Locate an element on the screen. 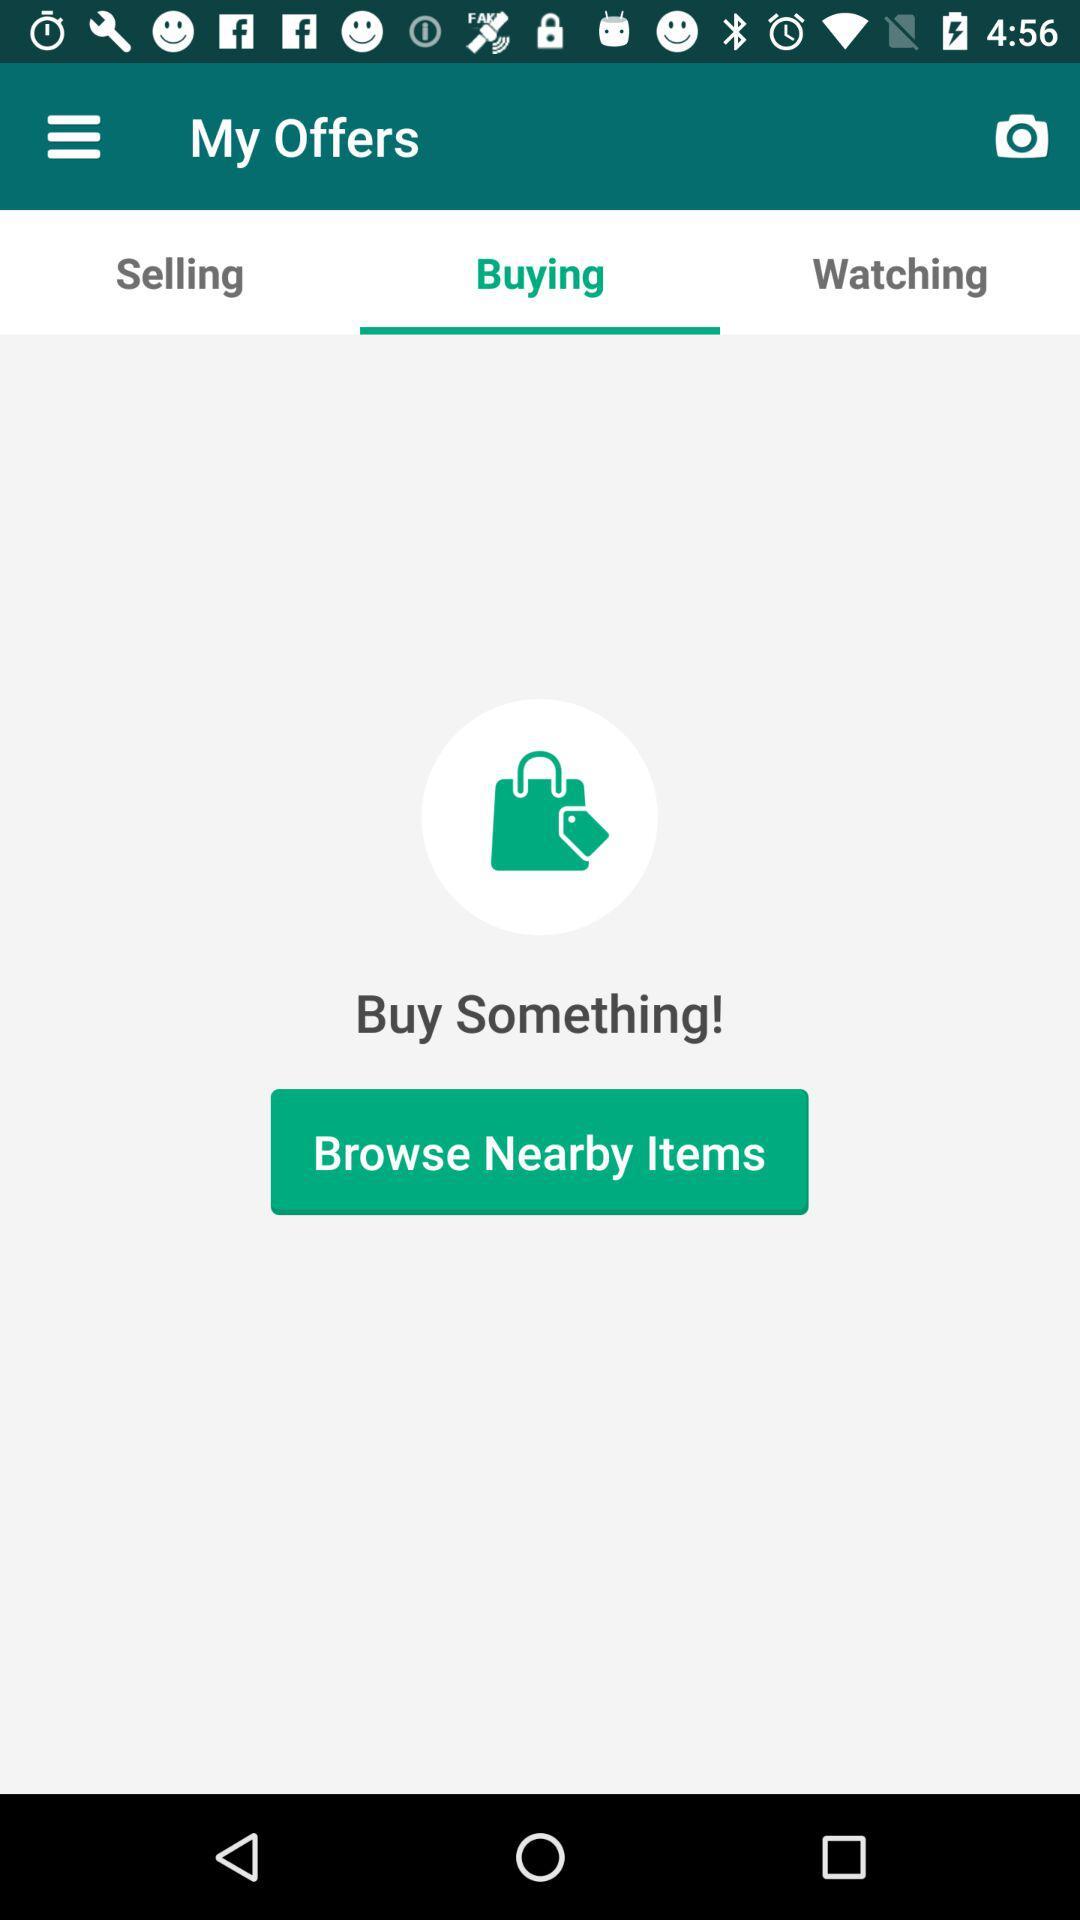  the item to the right of the selling app is located at coordinates (540, 271).